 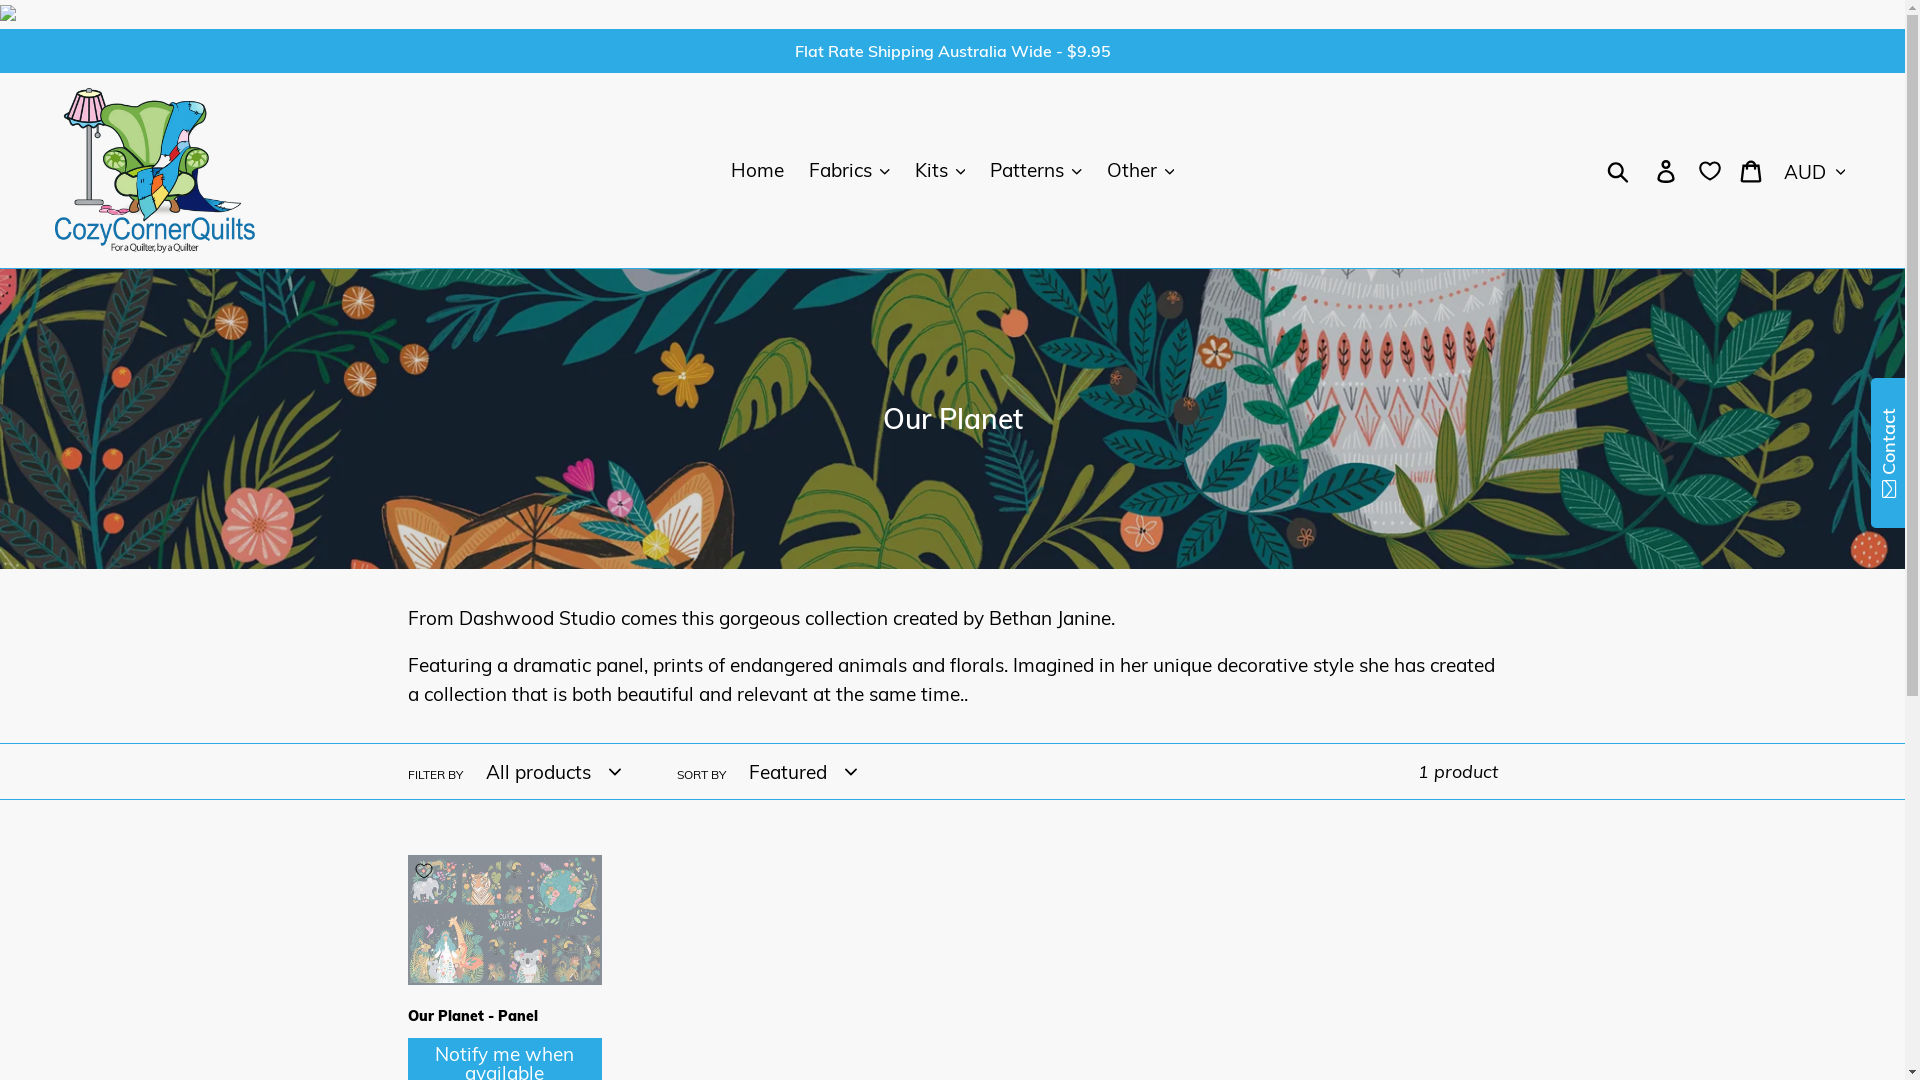 What do you see at coordinates (422, 870) in the screenshot?
I see `'Add to Wishlist'` at bounding box center [422, 870].